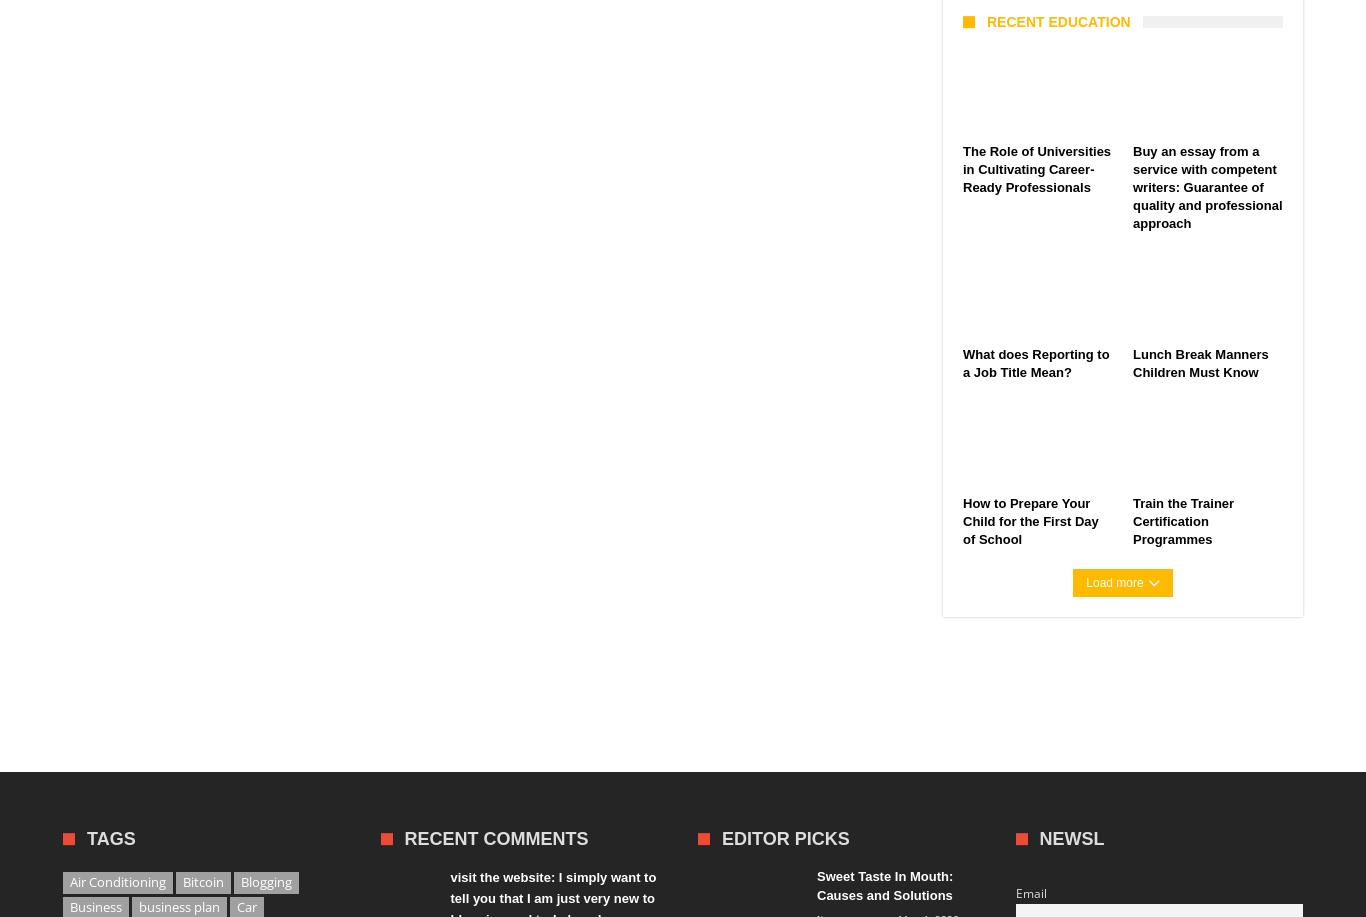 The height and width of the screenshot is (917, 1366). I want to click on 'Car', so click(246, 906).